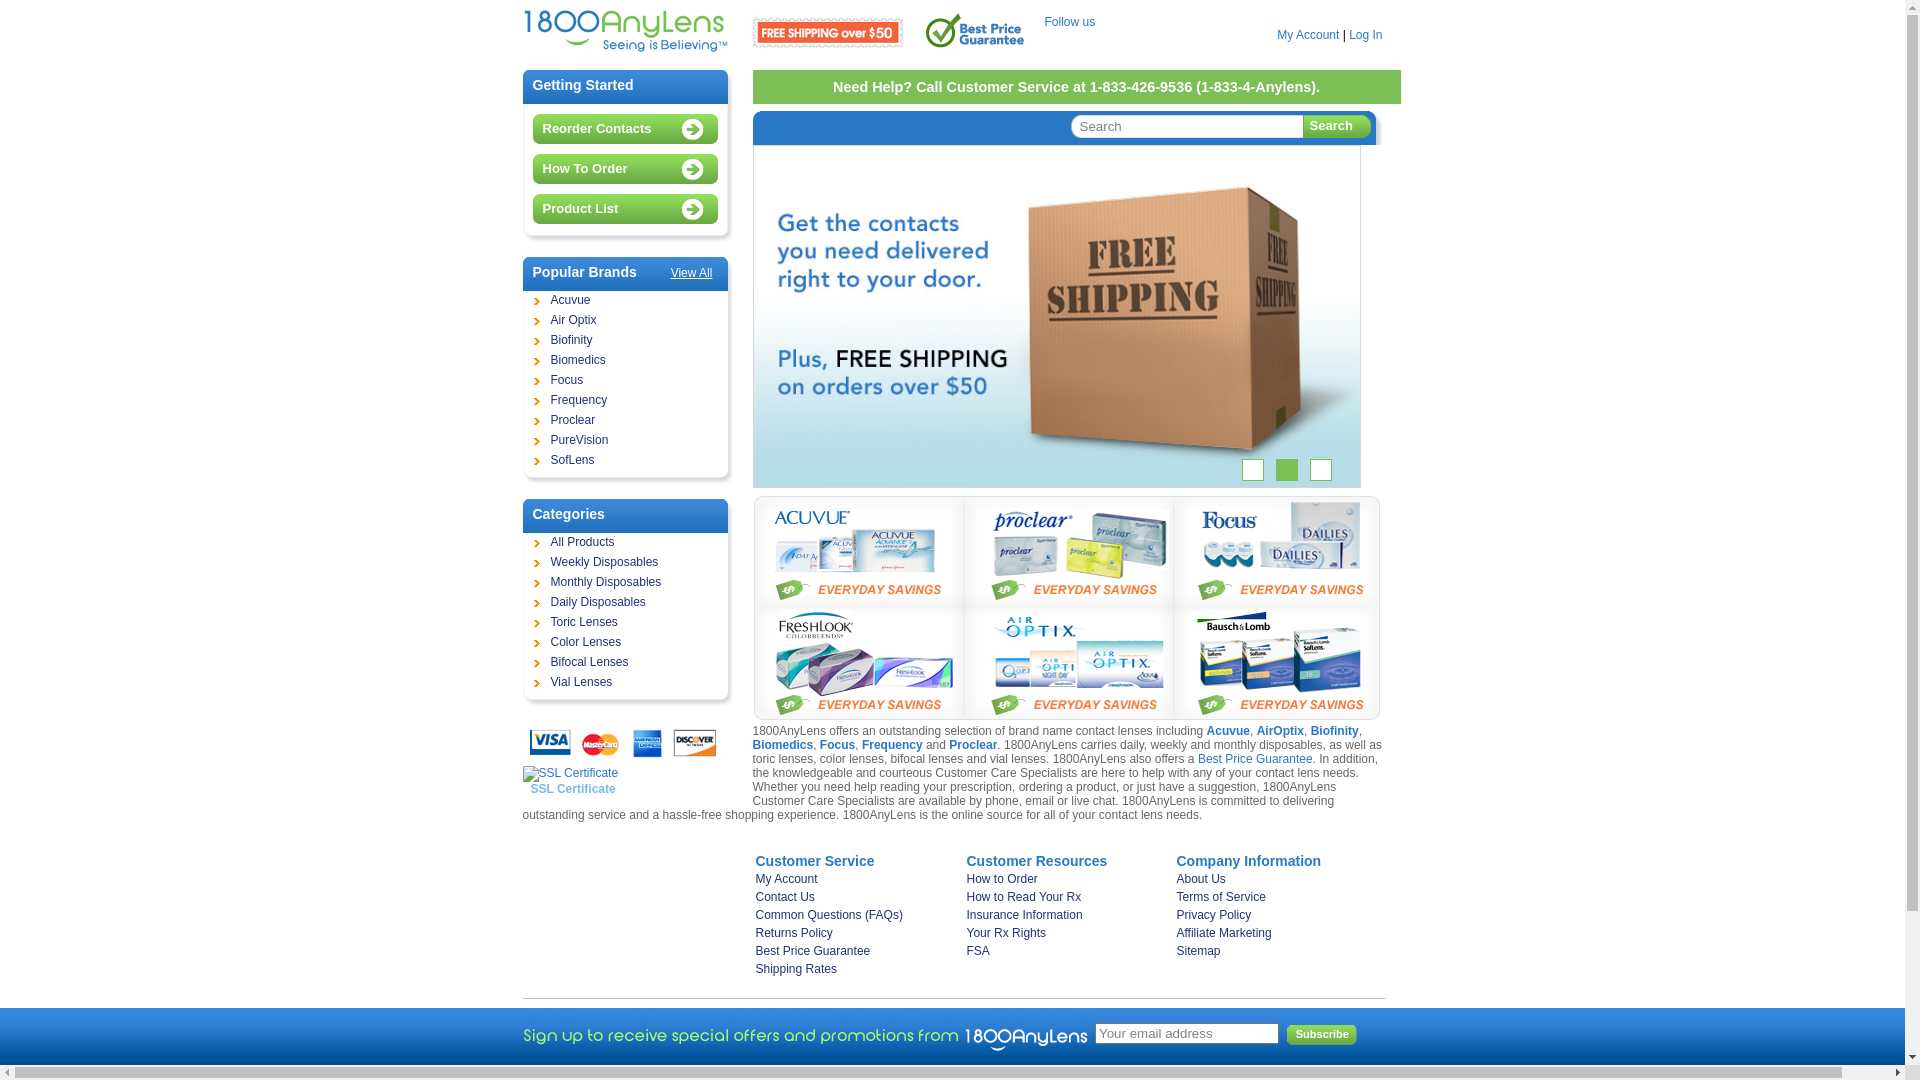 This screenshot has height=1080, width=1920. I want to click on 'Biomedics', so click(781, 744).